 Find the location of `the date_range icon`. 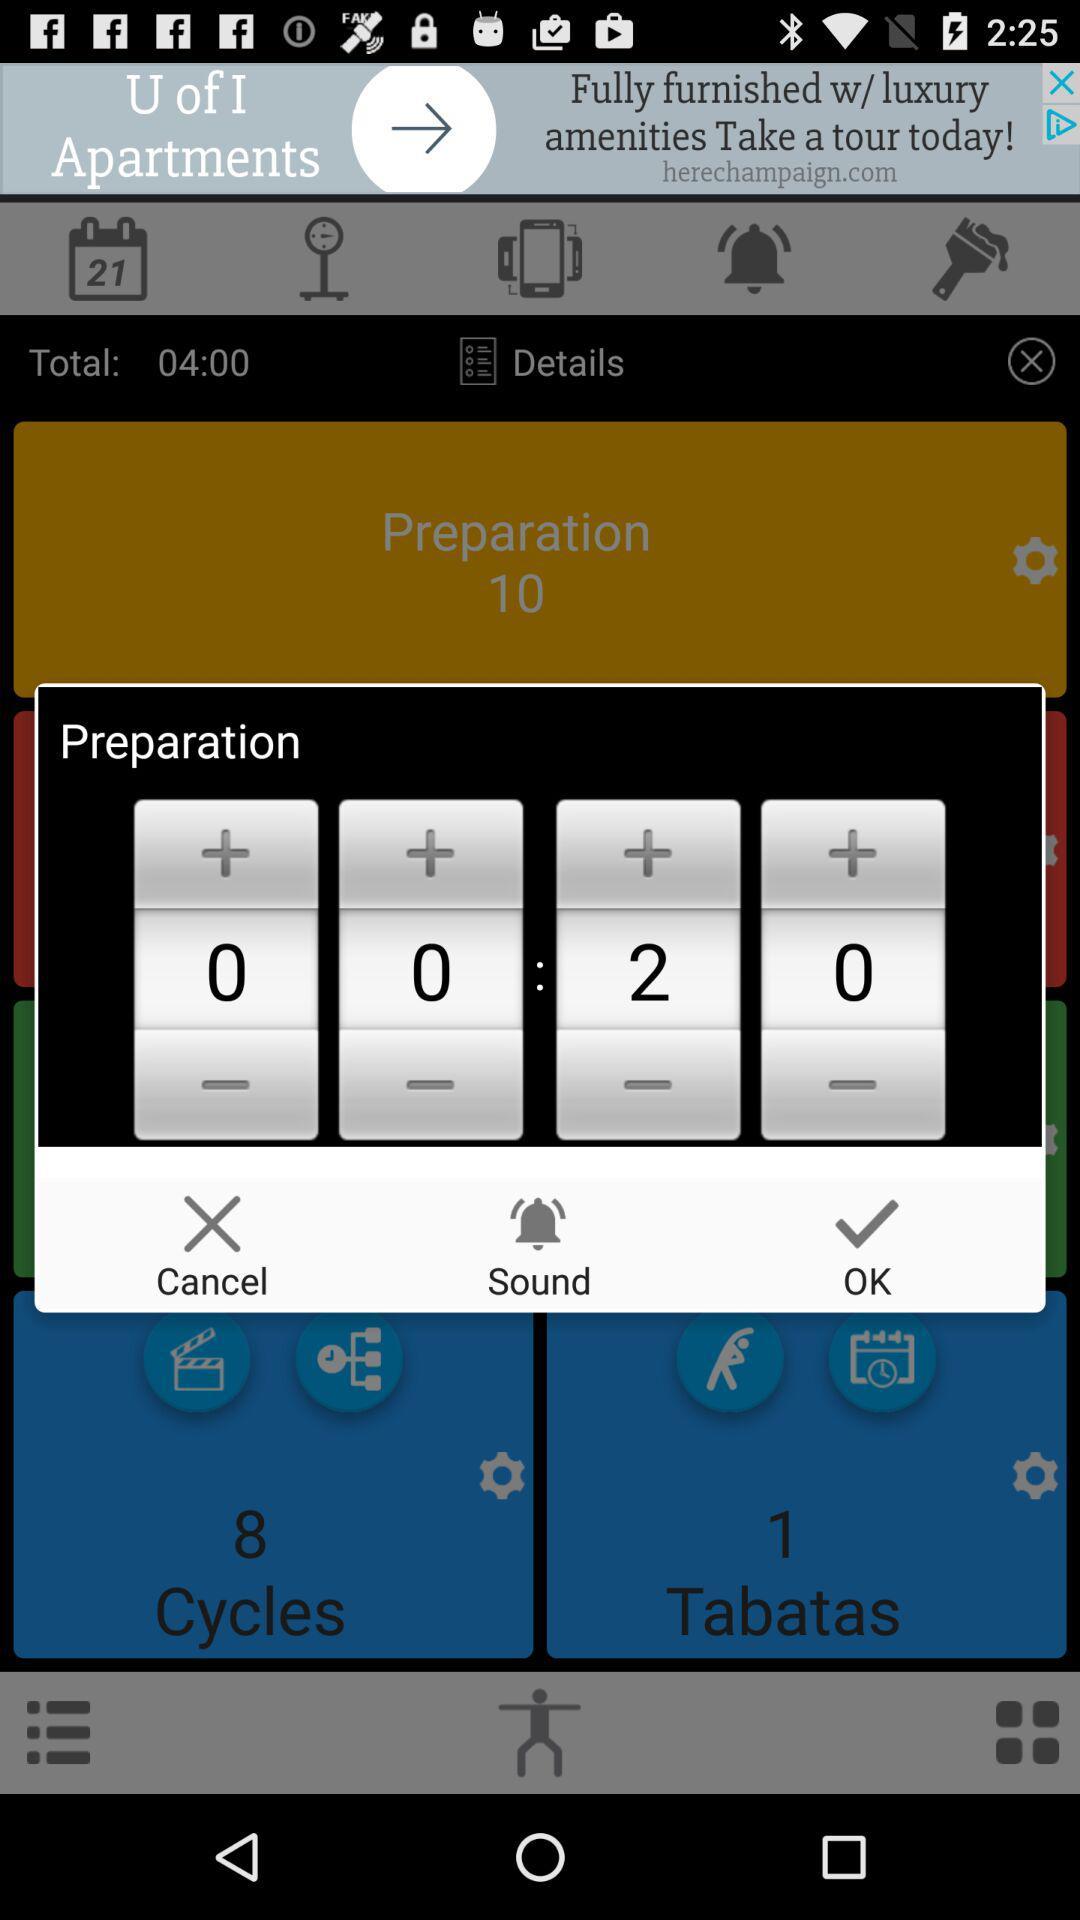

the date_range icon is located at coordinates (881, 1462).